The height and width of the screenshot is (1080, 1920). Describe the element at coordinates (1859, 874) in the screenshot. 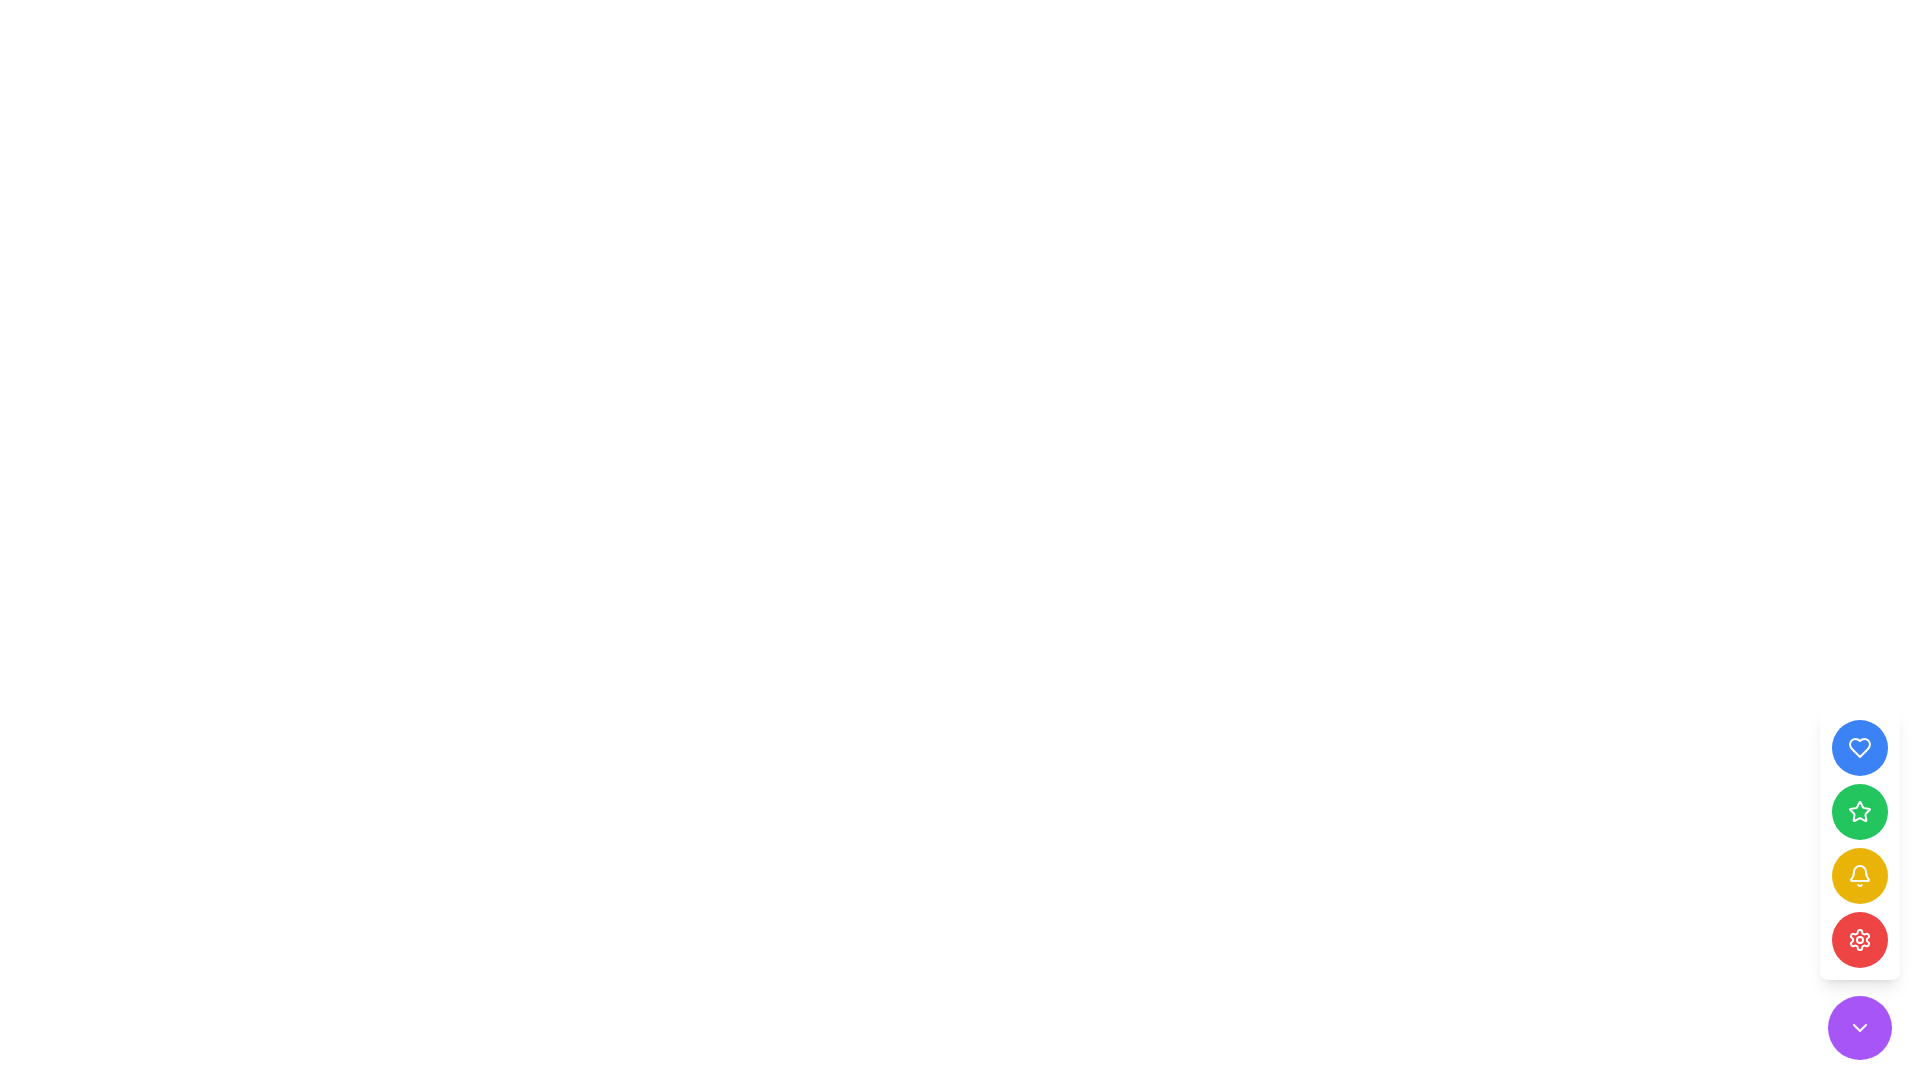

I see `the circular button displaying a bell icon, which has a bright yellow background and is the third button in a vertical stack of similar buttons on the right side of the interface` at that location.